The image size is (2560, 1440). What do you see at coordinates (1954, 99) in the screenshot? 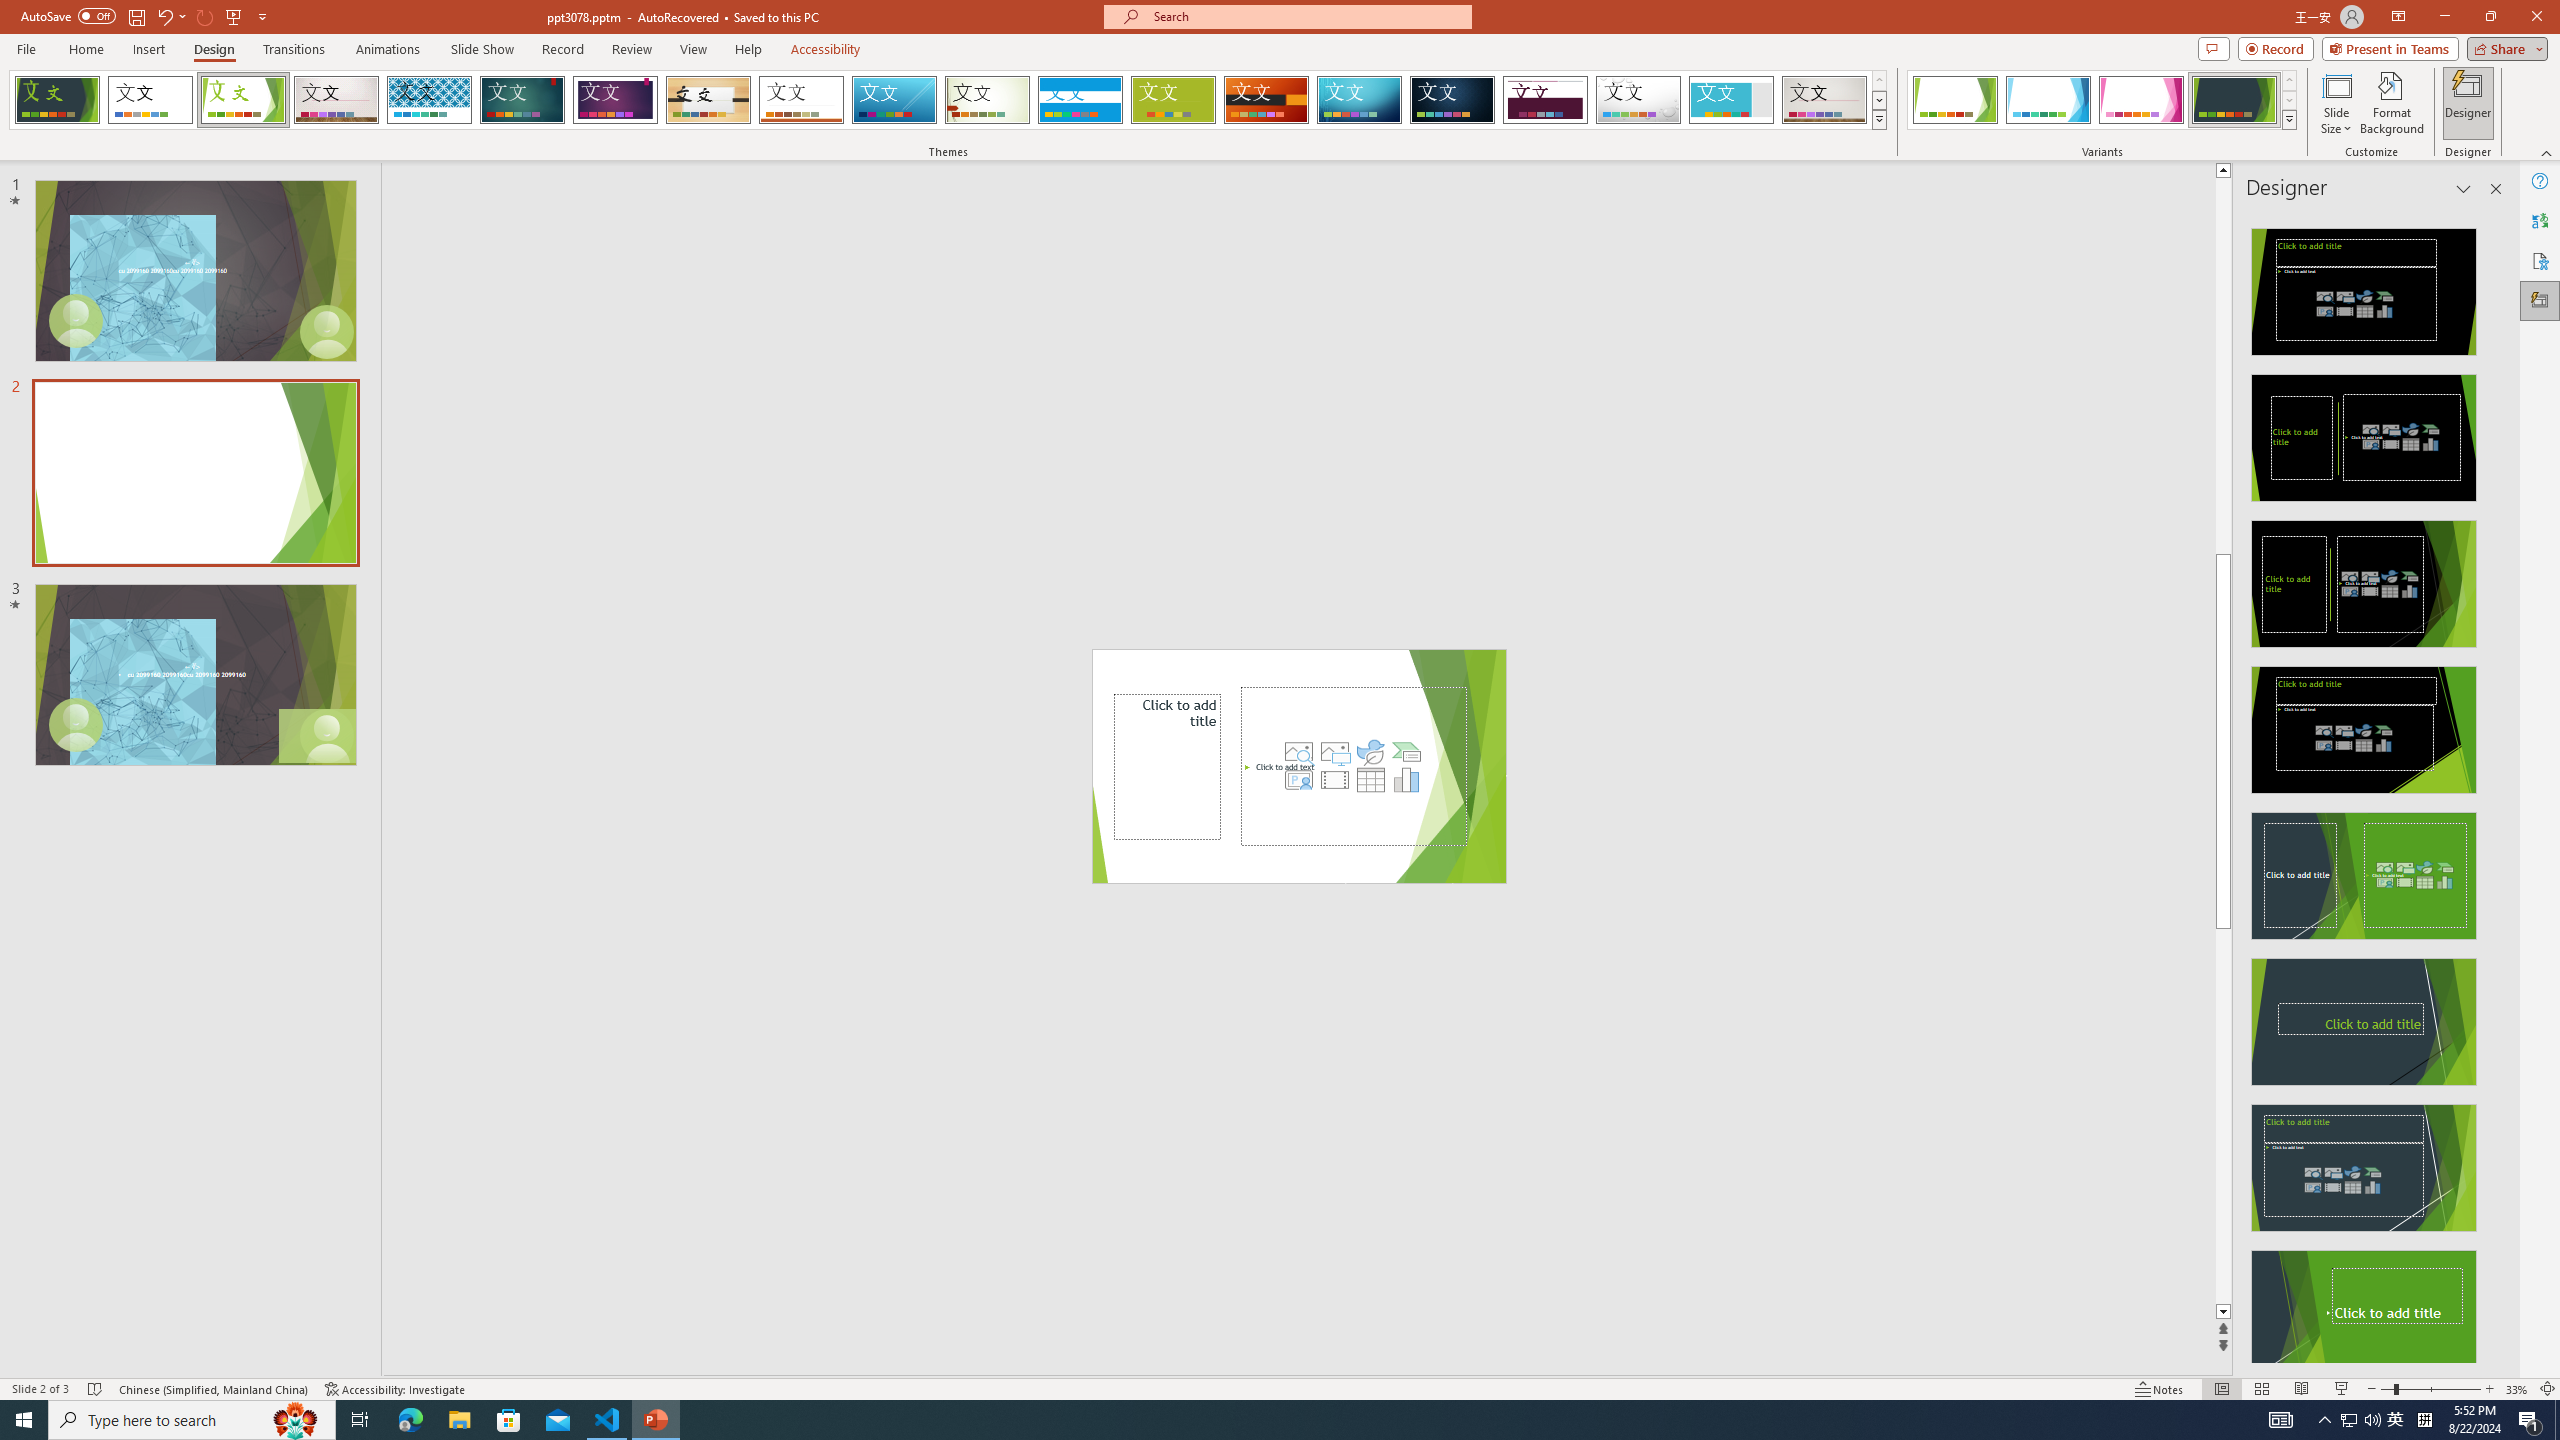
I see `'Facet Variant 1'` at bounding box center [1954, 99].